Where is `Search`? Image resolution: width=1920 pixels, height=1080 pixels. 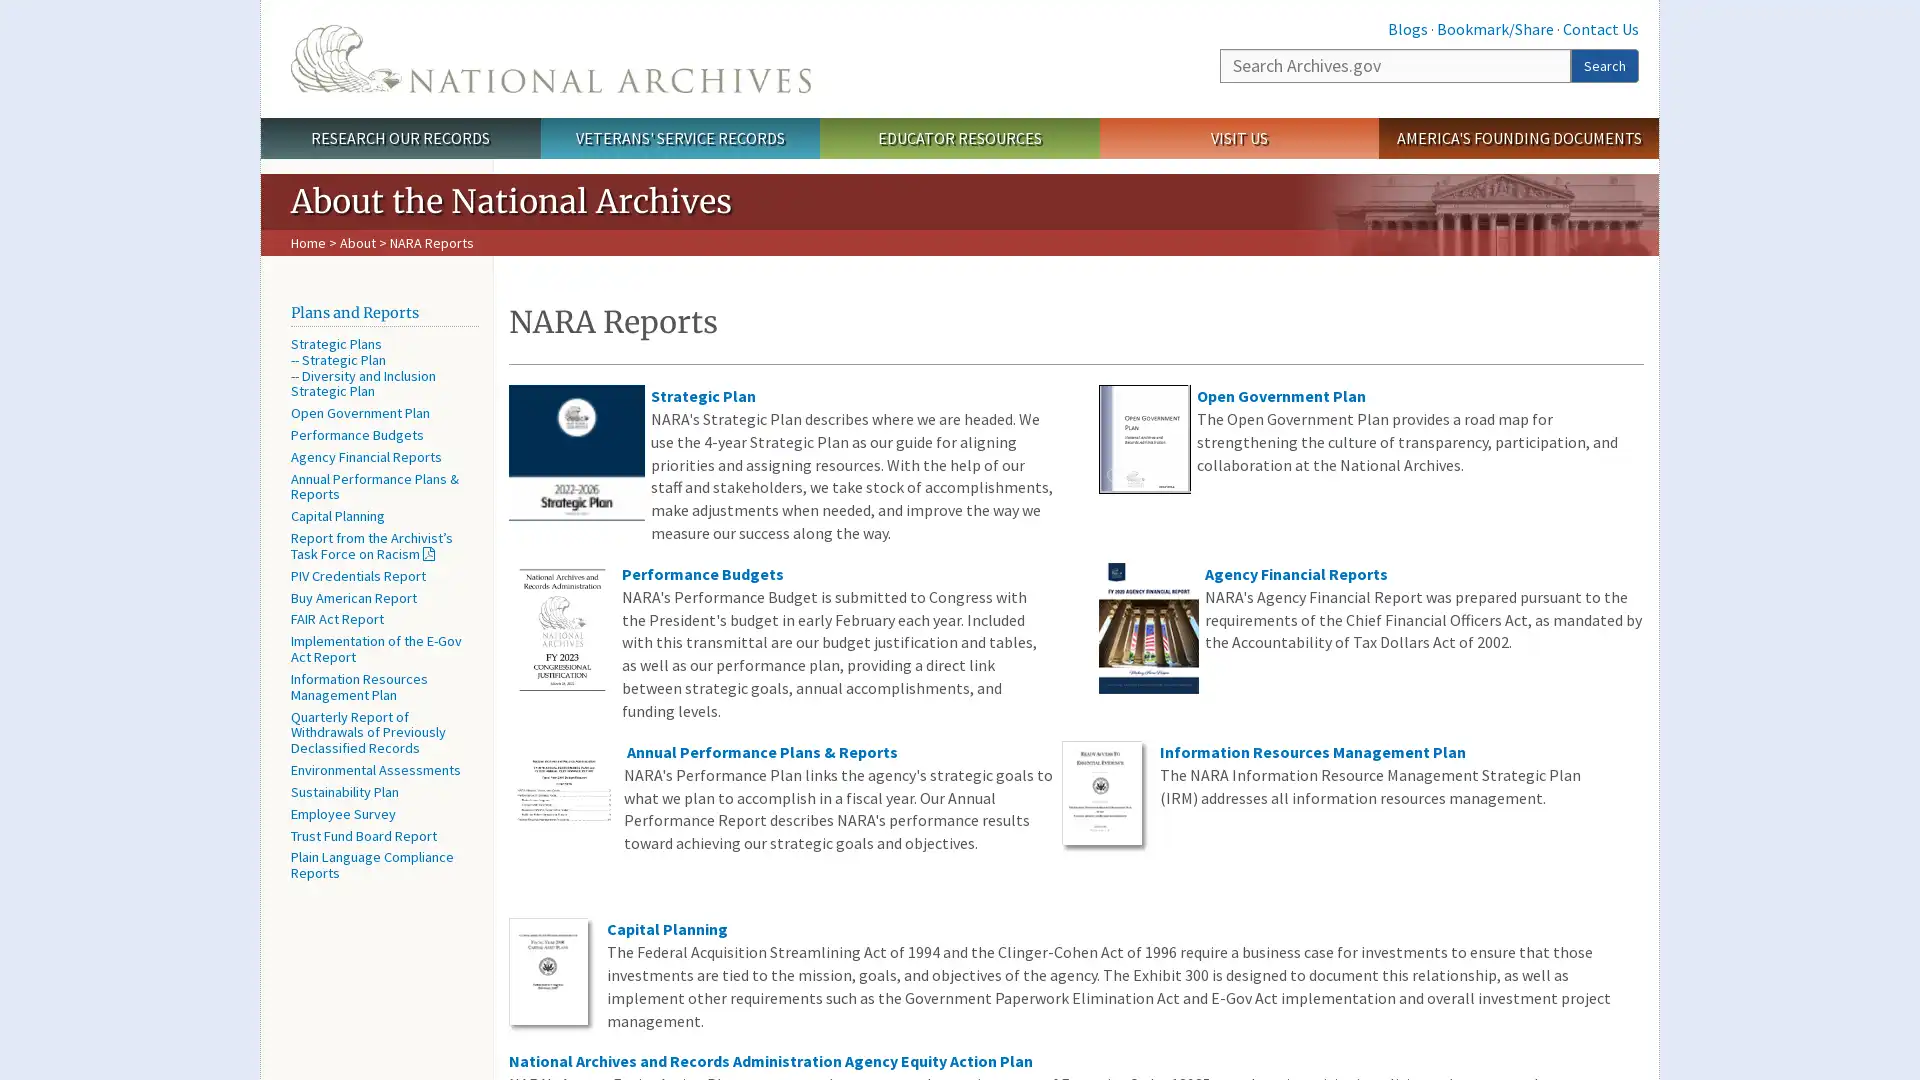
Search is located at coordinates (1604, 64).